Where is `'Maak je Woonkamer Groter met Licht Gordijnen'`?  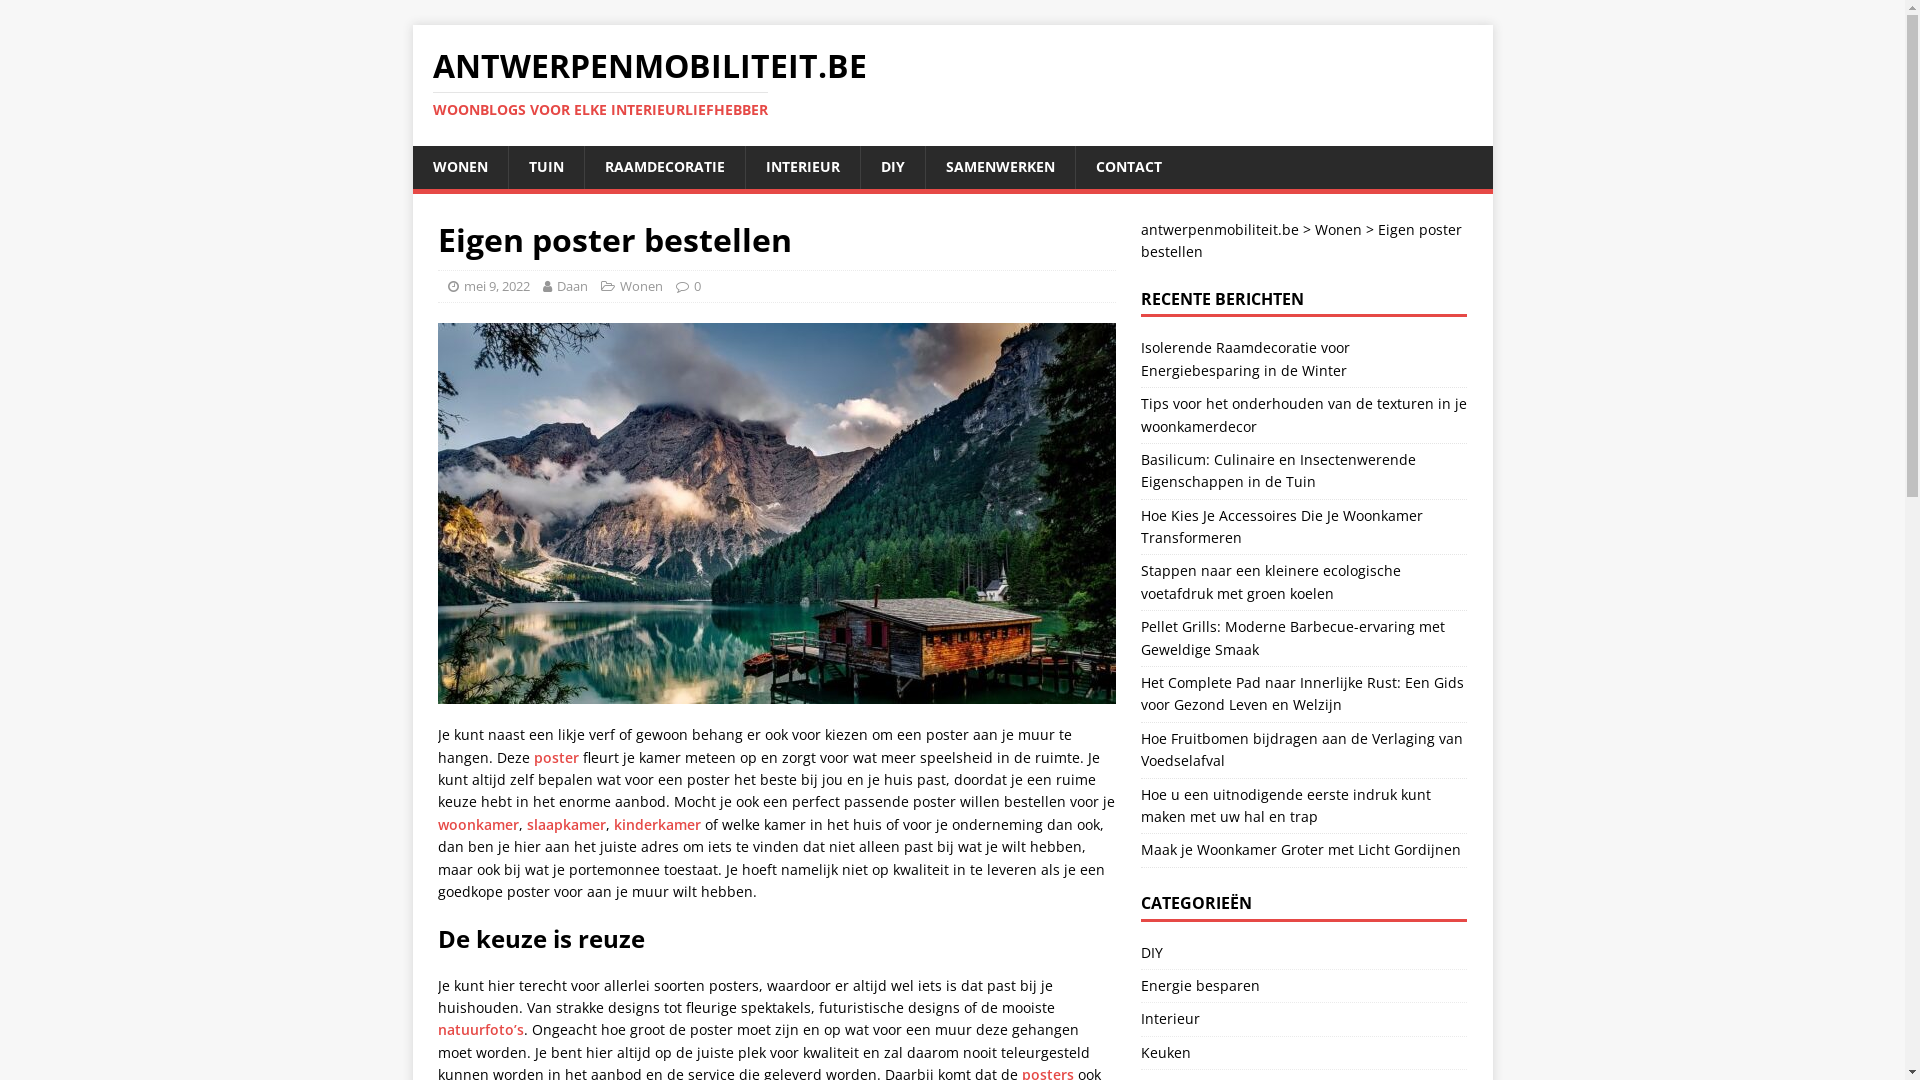
'Maak je Woonkamer Groter met Licht Gordijnen' is located at coordinates (1300, 849).